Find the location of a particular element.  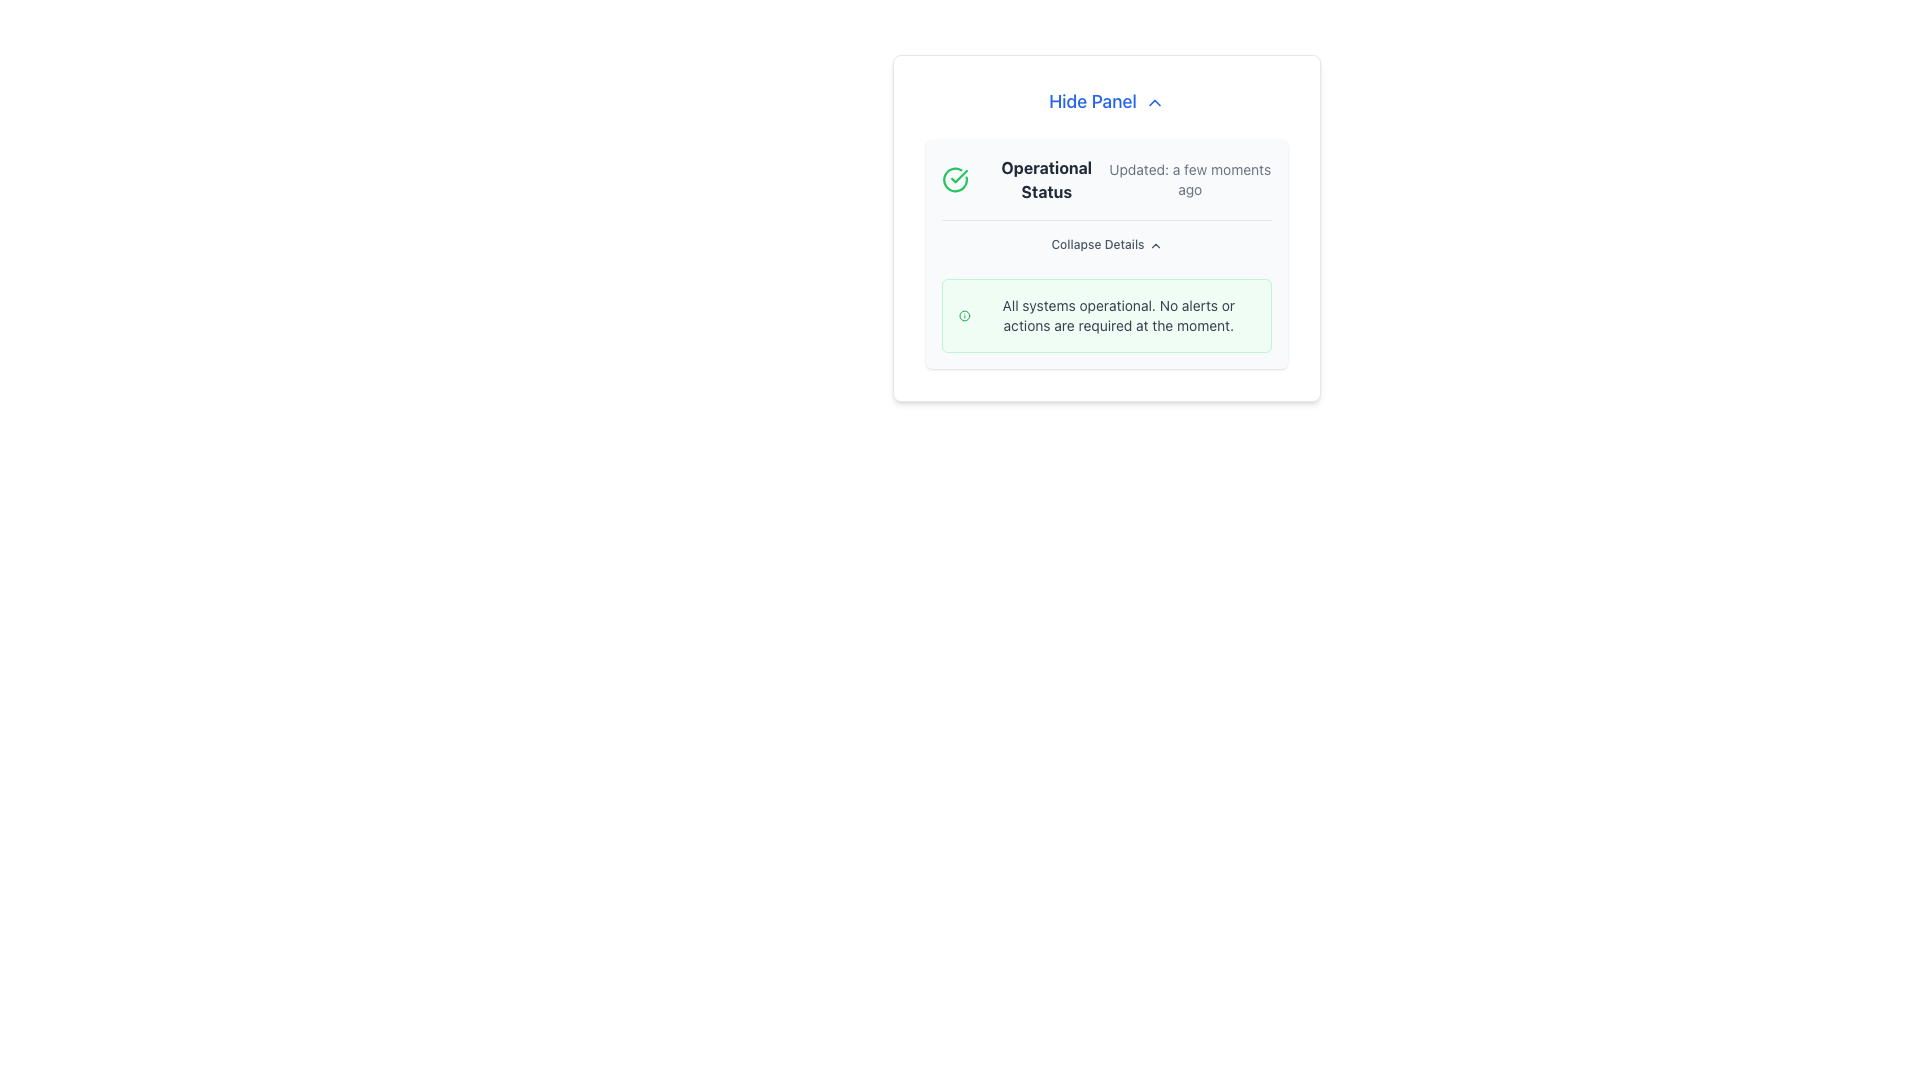

the informational text label that indicates the operational status, which currently states no actions are required, located within a green-bordered rectangular box below the 'Operational Status' section is located at coordinates (1117, 315).